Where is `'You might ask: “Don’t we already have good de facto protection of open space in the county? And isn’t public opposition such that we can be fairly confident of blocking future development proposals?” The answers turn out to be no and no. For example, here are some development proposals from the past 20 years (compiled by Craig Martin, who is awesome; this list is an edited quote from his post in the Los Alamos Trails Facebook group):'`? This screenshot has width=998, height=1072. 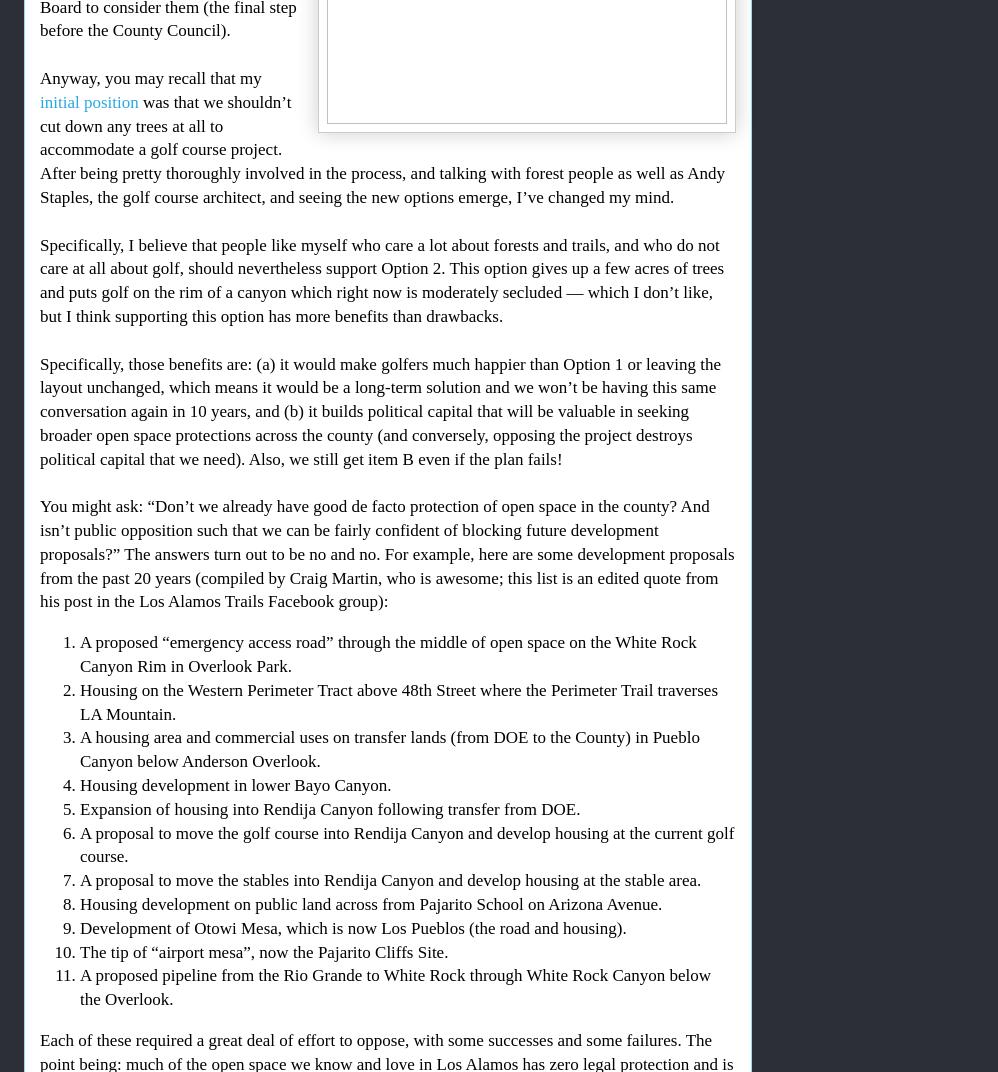
'You might ask: “Don’t we already have good de facto protection of open space in the county? And isn’t public opposition such that we can be fairly confident of blocking future development proposals?” The answers turn out to be no and no. For example, here are some development proposals from the past 20 years (compiled by Craig Martin, who is awesome; this list is an edited quote from his post in the Los Alamos Trails Facebook group):' is located at coordinates (40, 553).